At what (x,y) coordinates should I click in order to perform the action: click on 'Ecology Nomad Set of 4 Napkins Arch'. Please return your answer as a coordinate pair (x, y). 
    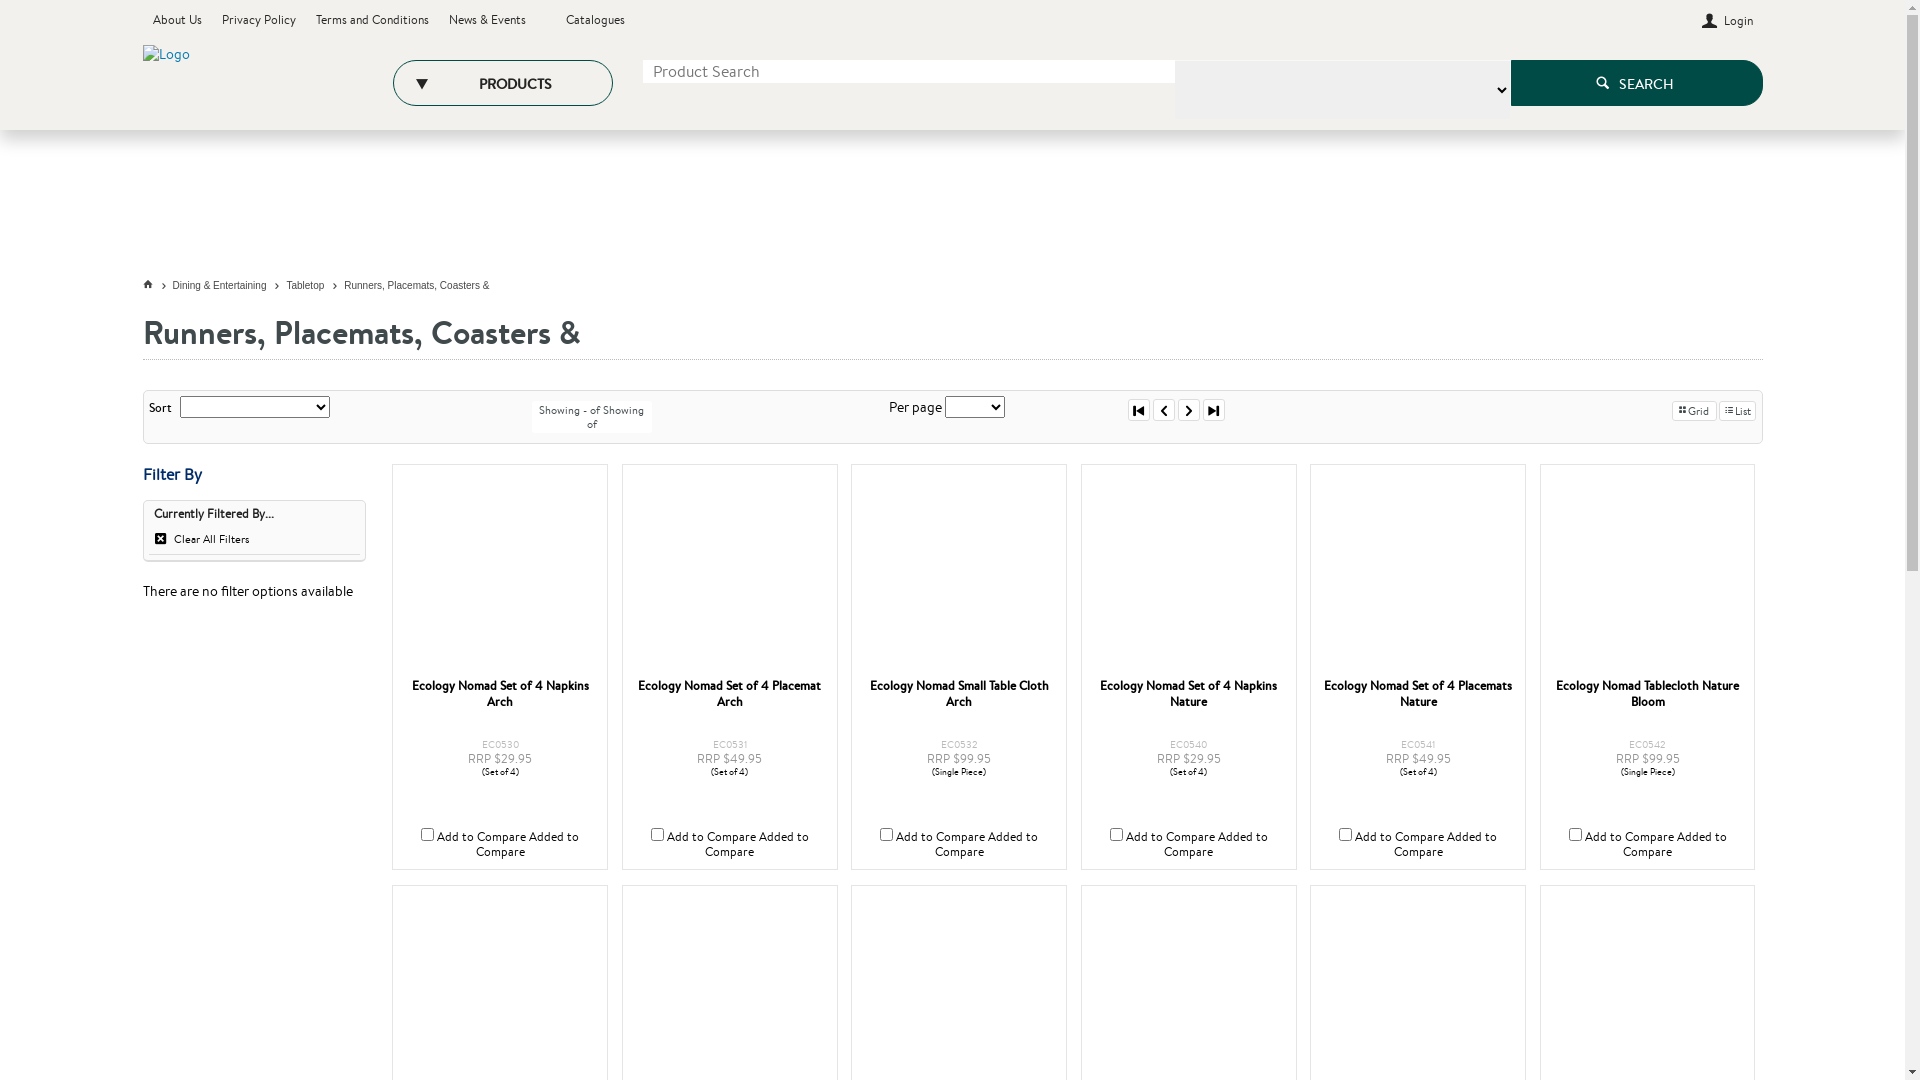
    Looking at the image, I should click on (401, 571).